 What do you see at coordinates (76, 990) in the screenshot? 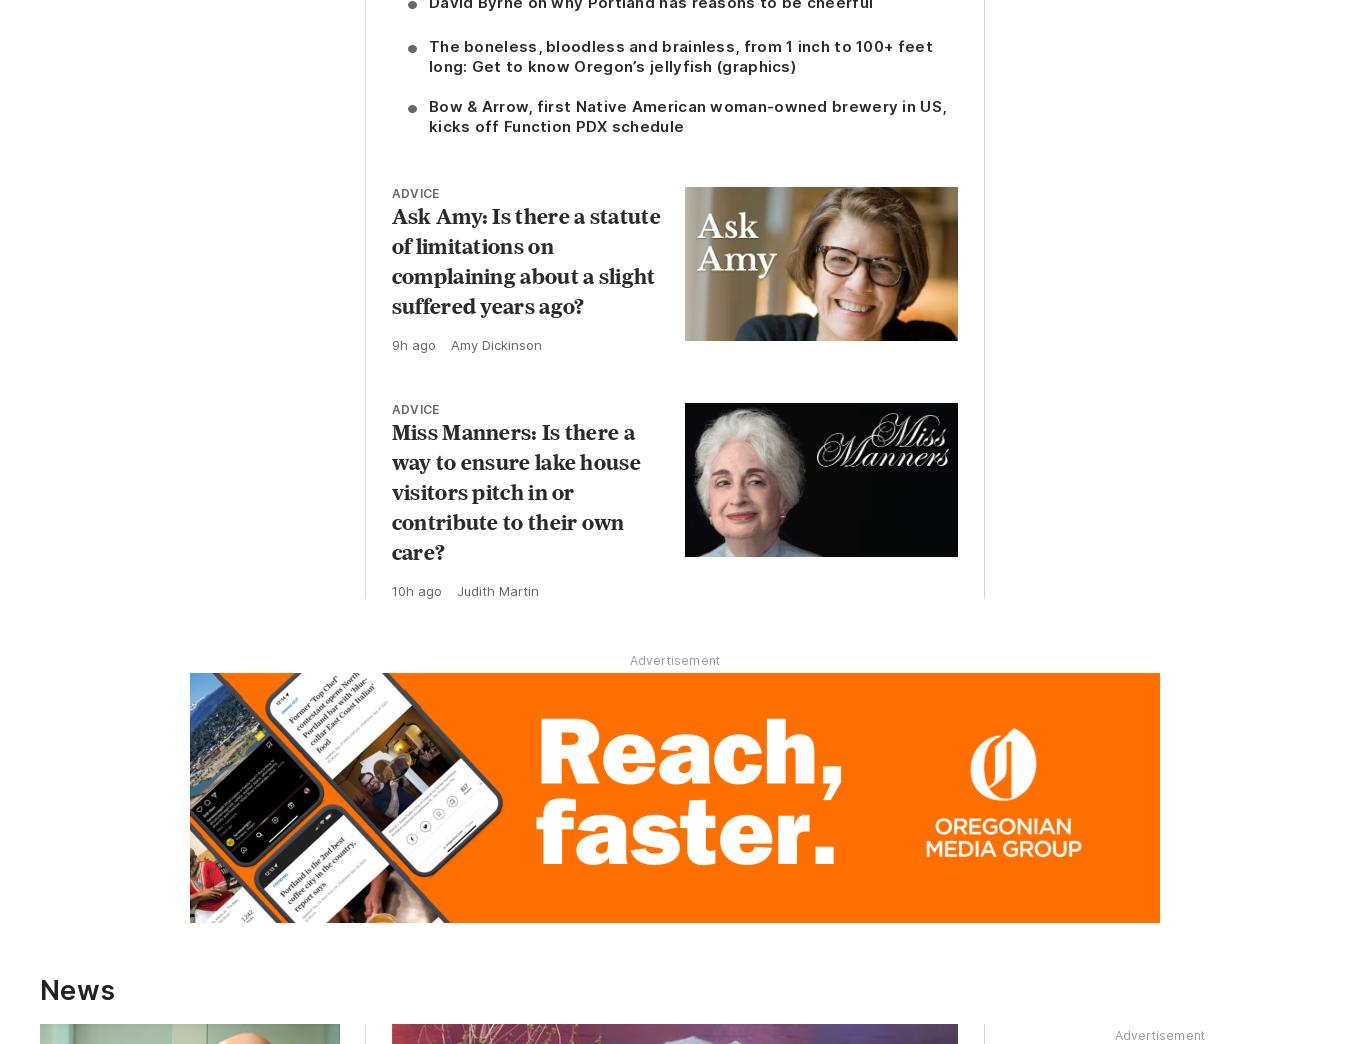
I see `'News'` at bounding box center [76, 990].